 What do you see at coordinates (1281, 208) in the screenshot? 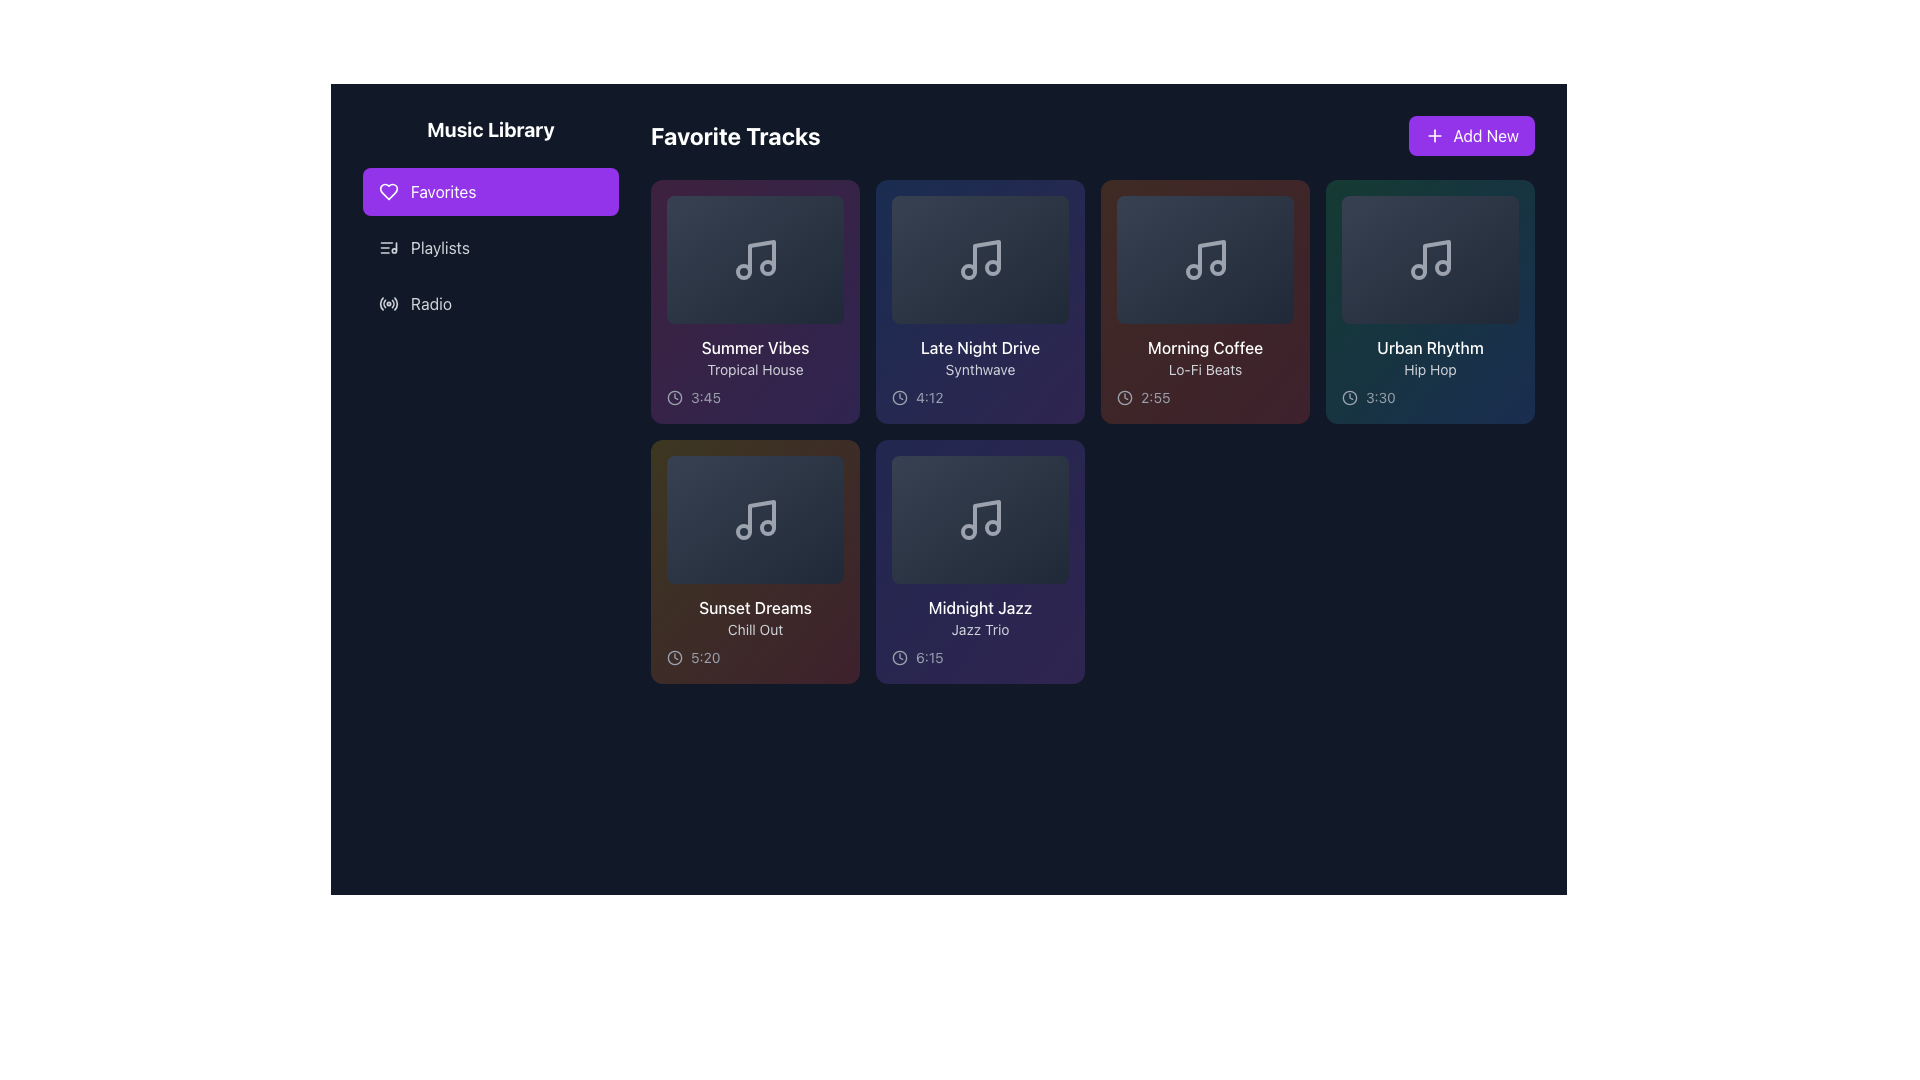
I see `the button located at the top-right corner of the 'Morning Coffee' card in the 'Favorite Tracks' section` at bounding box center [1281, 208].